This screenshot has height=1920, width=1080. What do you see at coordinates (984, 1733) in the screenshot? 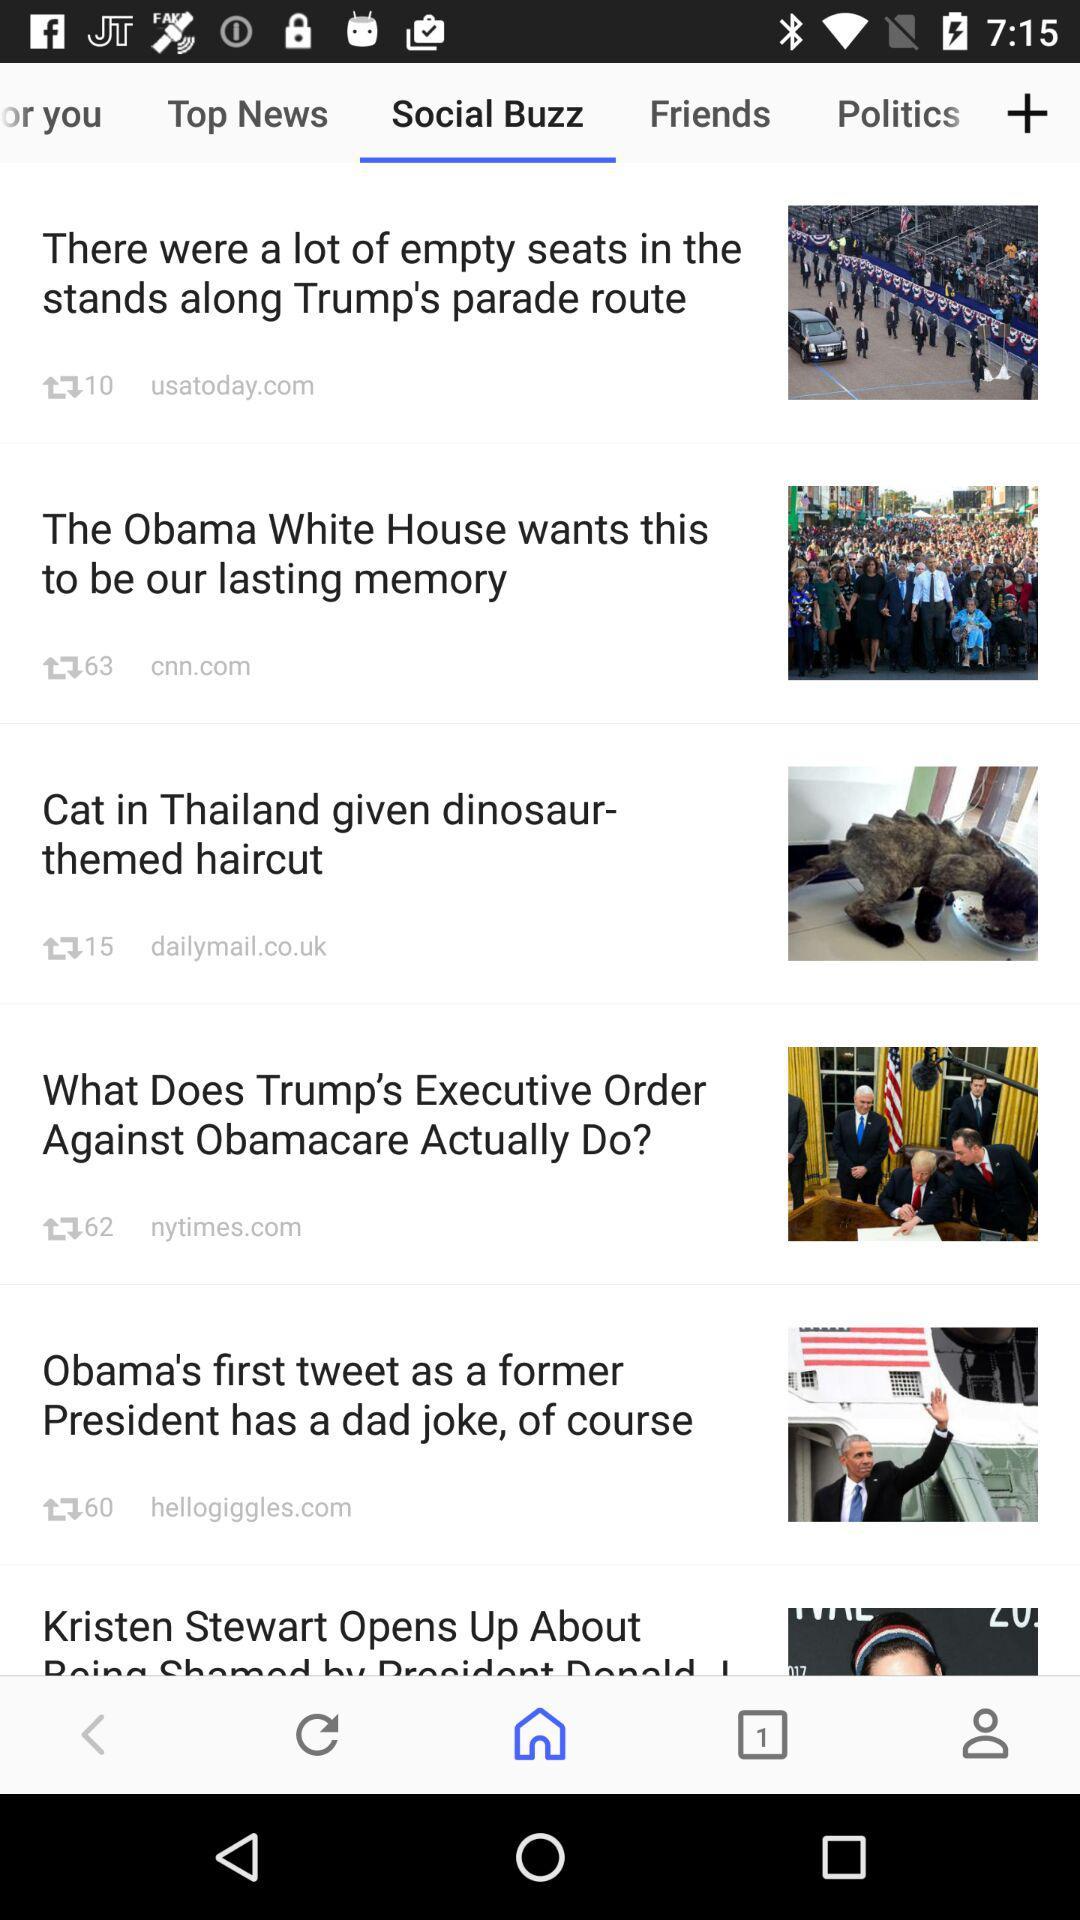
I see `the avatar icon` at bounding box center [984, 1733].